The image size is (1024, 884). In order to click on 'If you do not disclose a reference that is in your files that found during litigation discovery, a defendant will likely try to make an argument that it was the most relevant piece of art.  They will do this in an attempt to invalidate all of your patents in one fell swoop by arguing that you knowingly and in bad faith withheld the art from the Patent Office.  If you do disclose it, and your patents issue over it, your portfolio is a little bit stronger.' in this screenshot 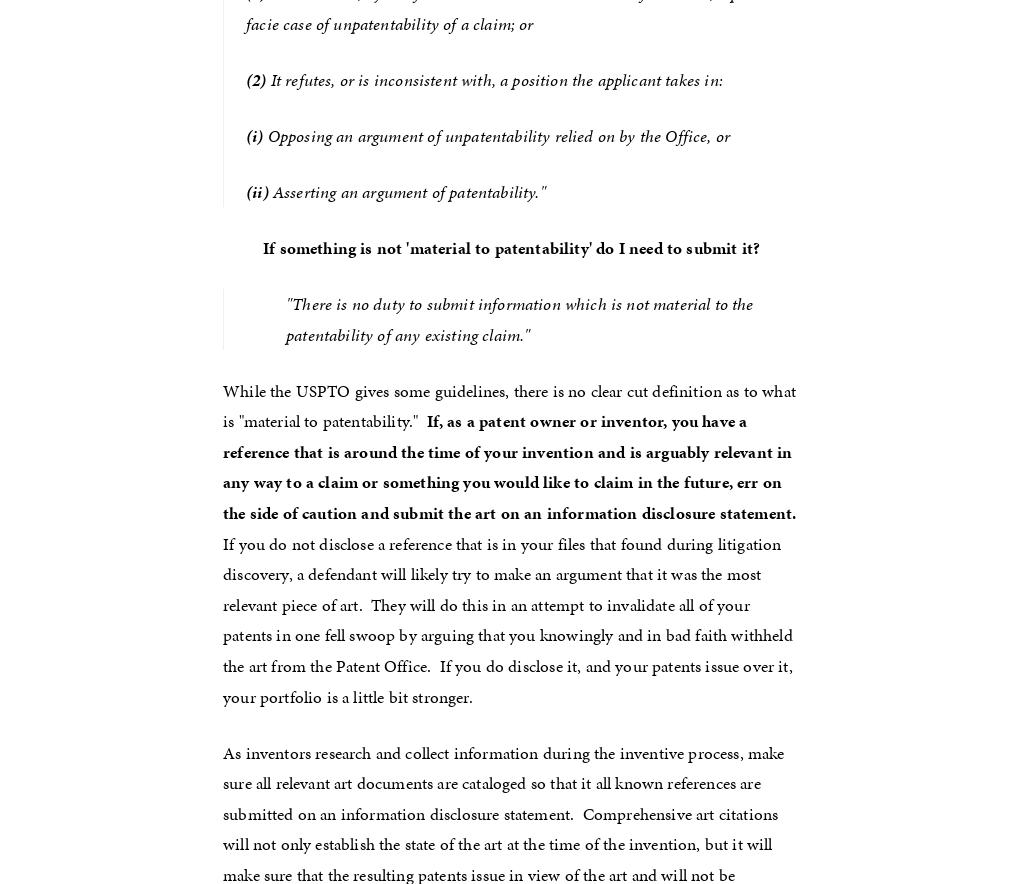, I will do `click(513, 604)`.